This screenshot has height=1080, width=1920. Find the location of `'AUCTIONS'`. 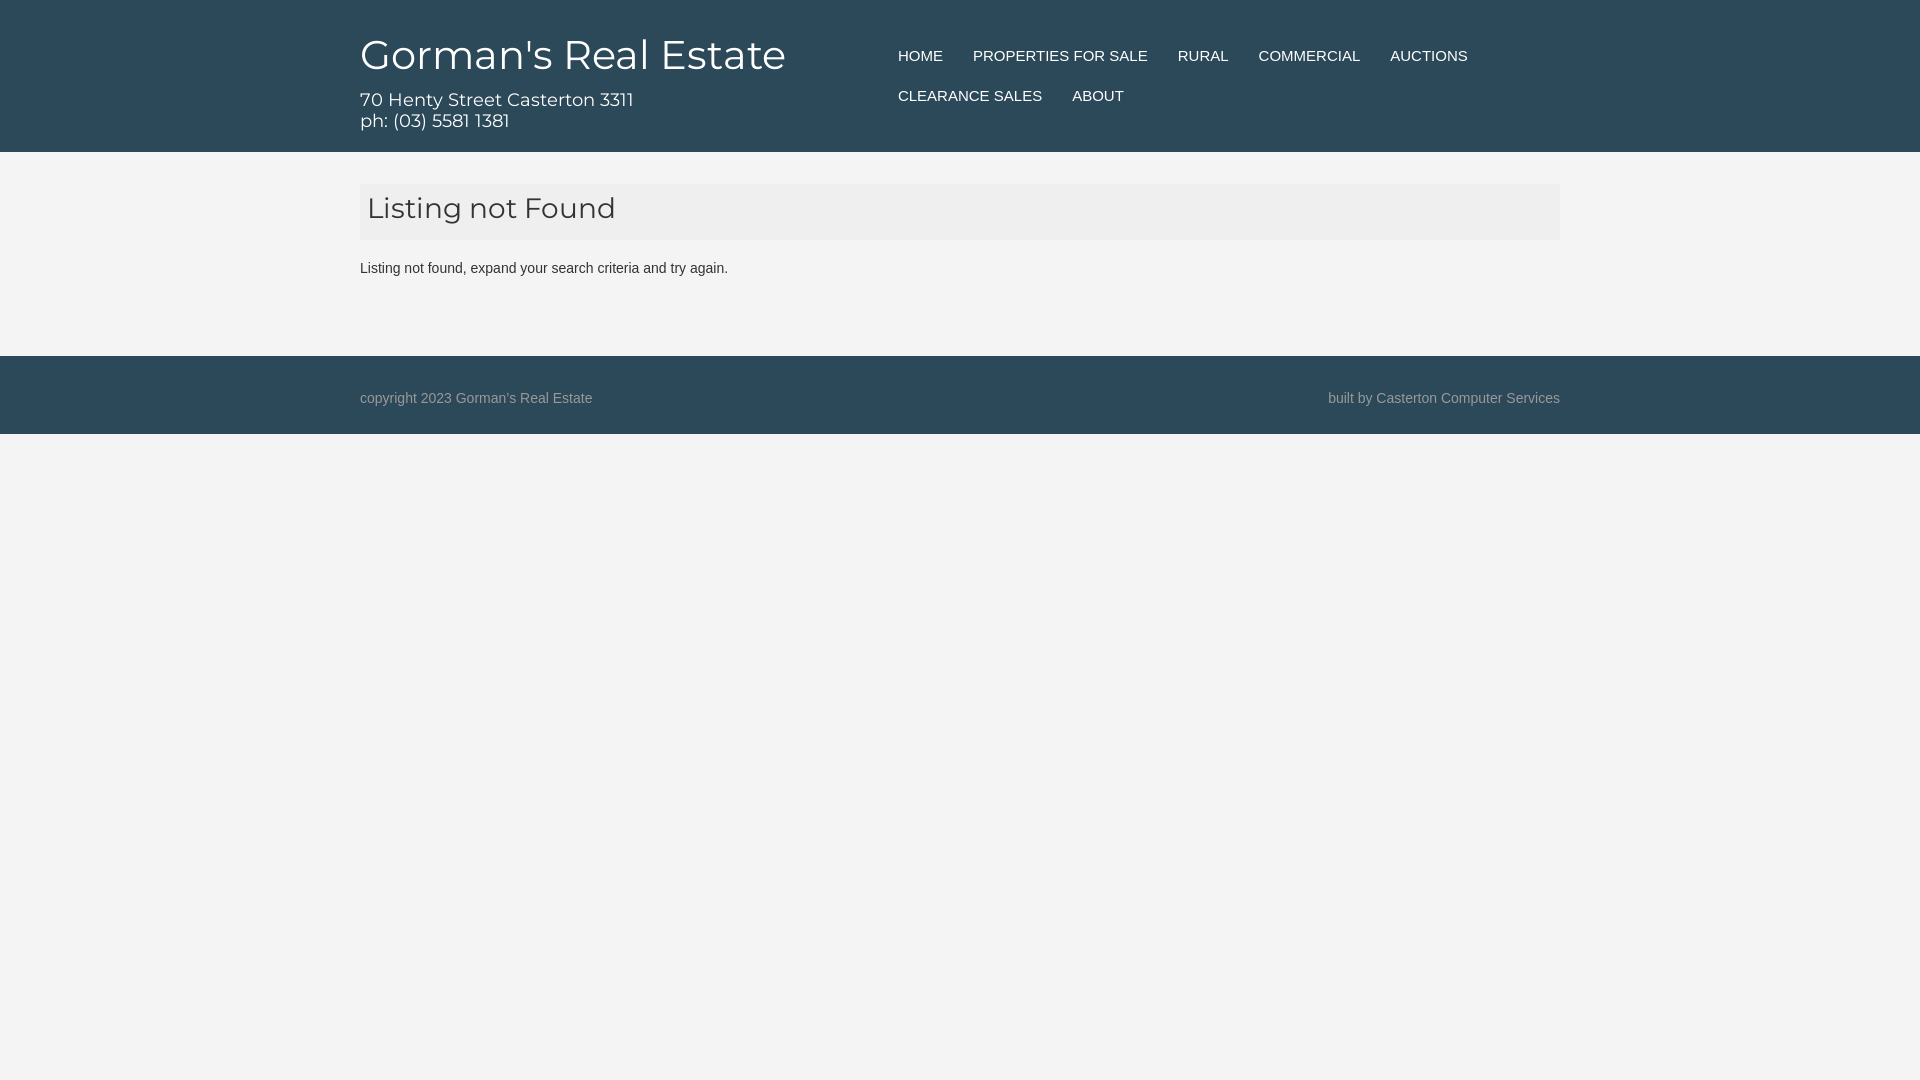

'AUCTIONS' is located at coordinates (1428, 55).